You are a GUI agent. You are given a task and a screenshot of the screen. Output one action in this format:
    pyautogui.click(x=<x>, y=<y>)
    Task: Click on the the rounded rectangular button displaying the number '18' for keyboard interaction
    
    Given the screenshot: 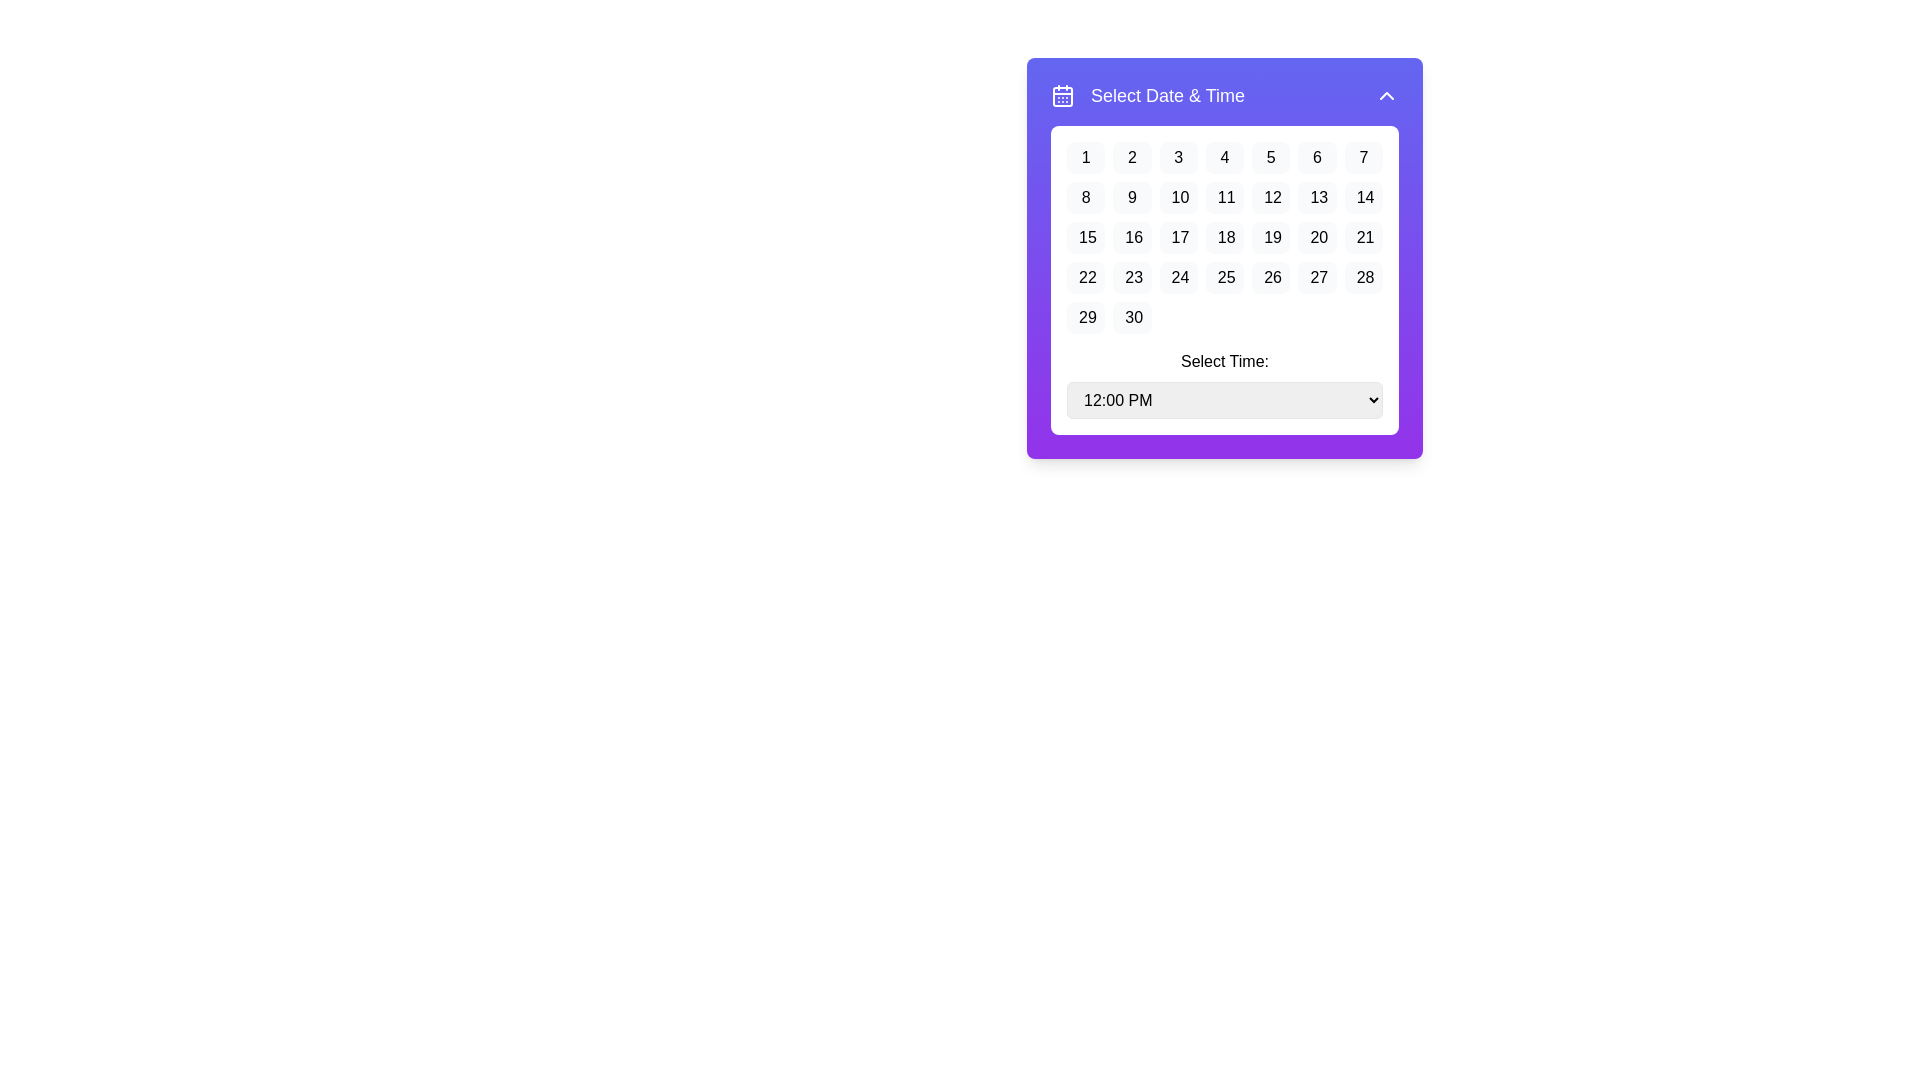 What is the action you would take?
    pyautogui.click(x=1223, y=237)
    